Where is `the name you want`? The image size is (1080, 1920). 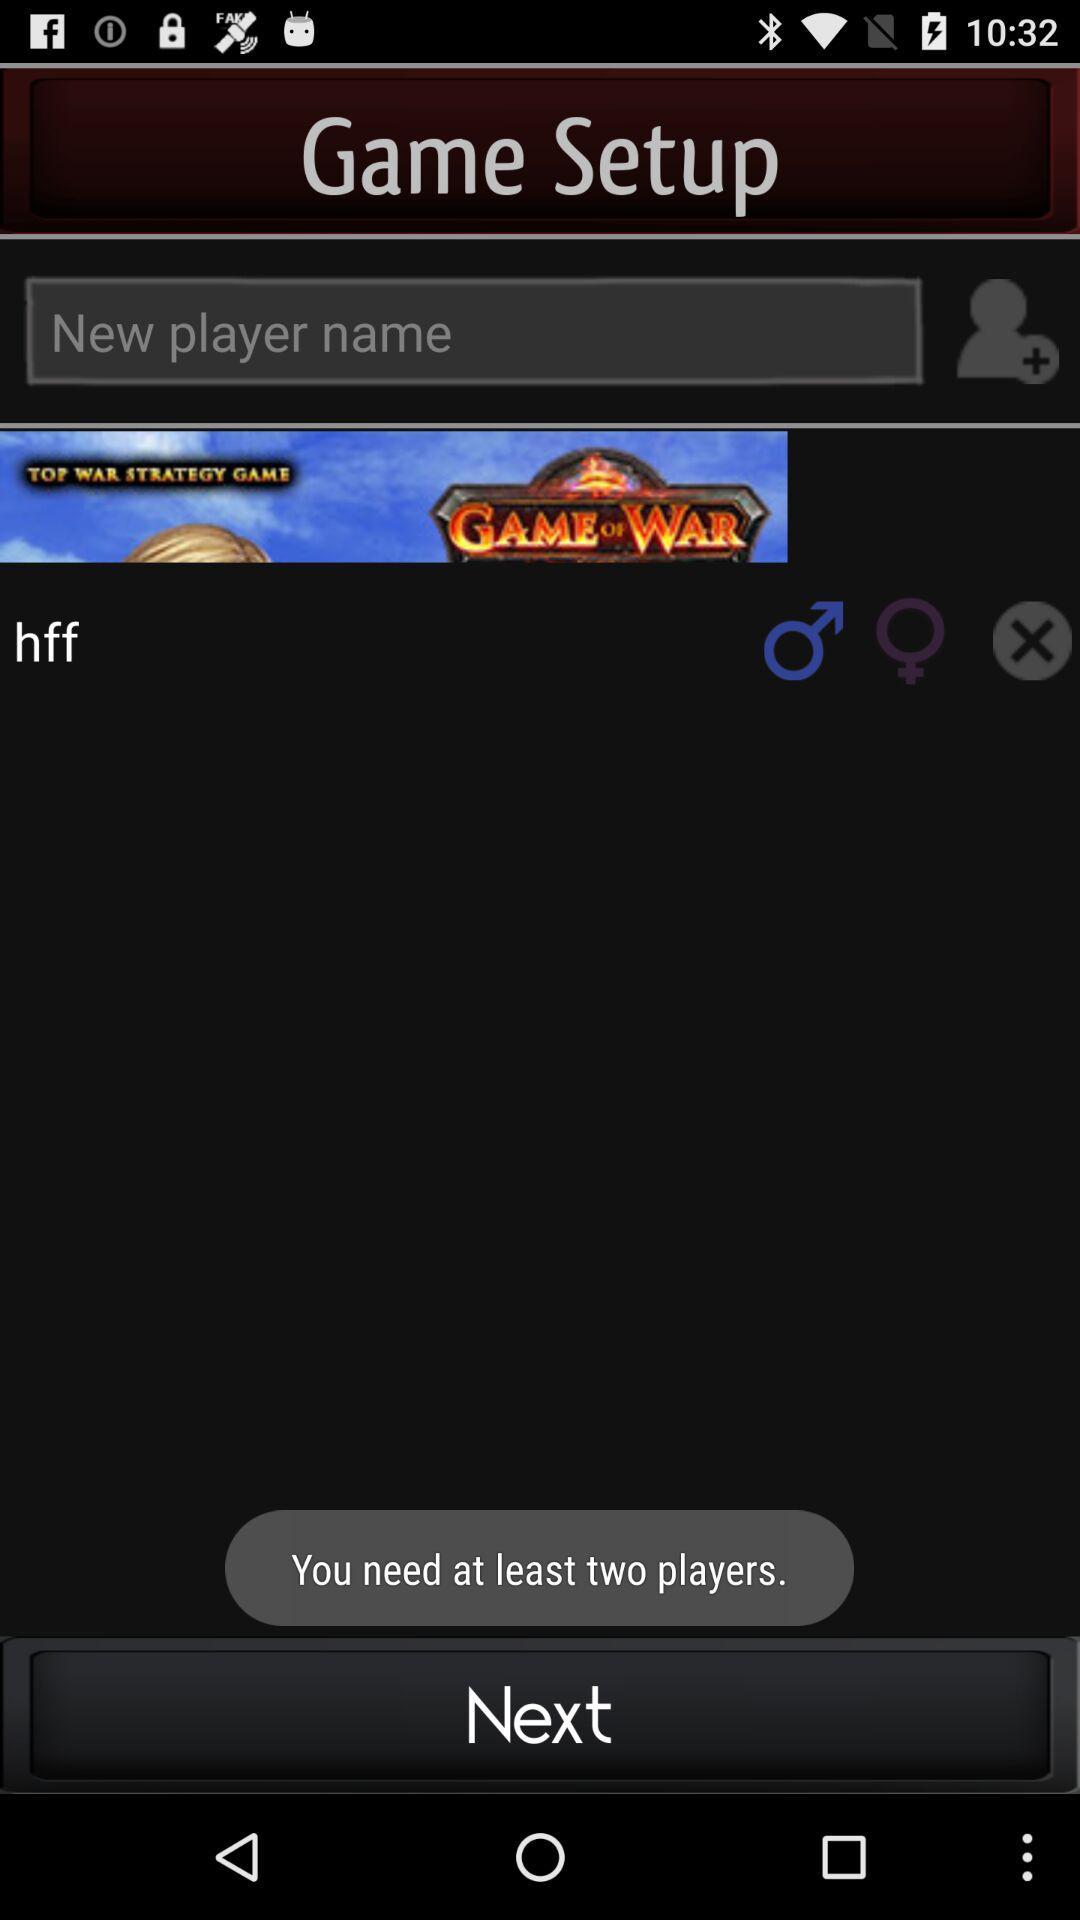 the name you want is located at coordinates (1006, 331).